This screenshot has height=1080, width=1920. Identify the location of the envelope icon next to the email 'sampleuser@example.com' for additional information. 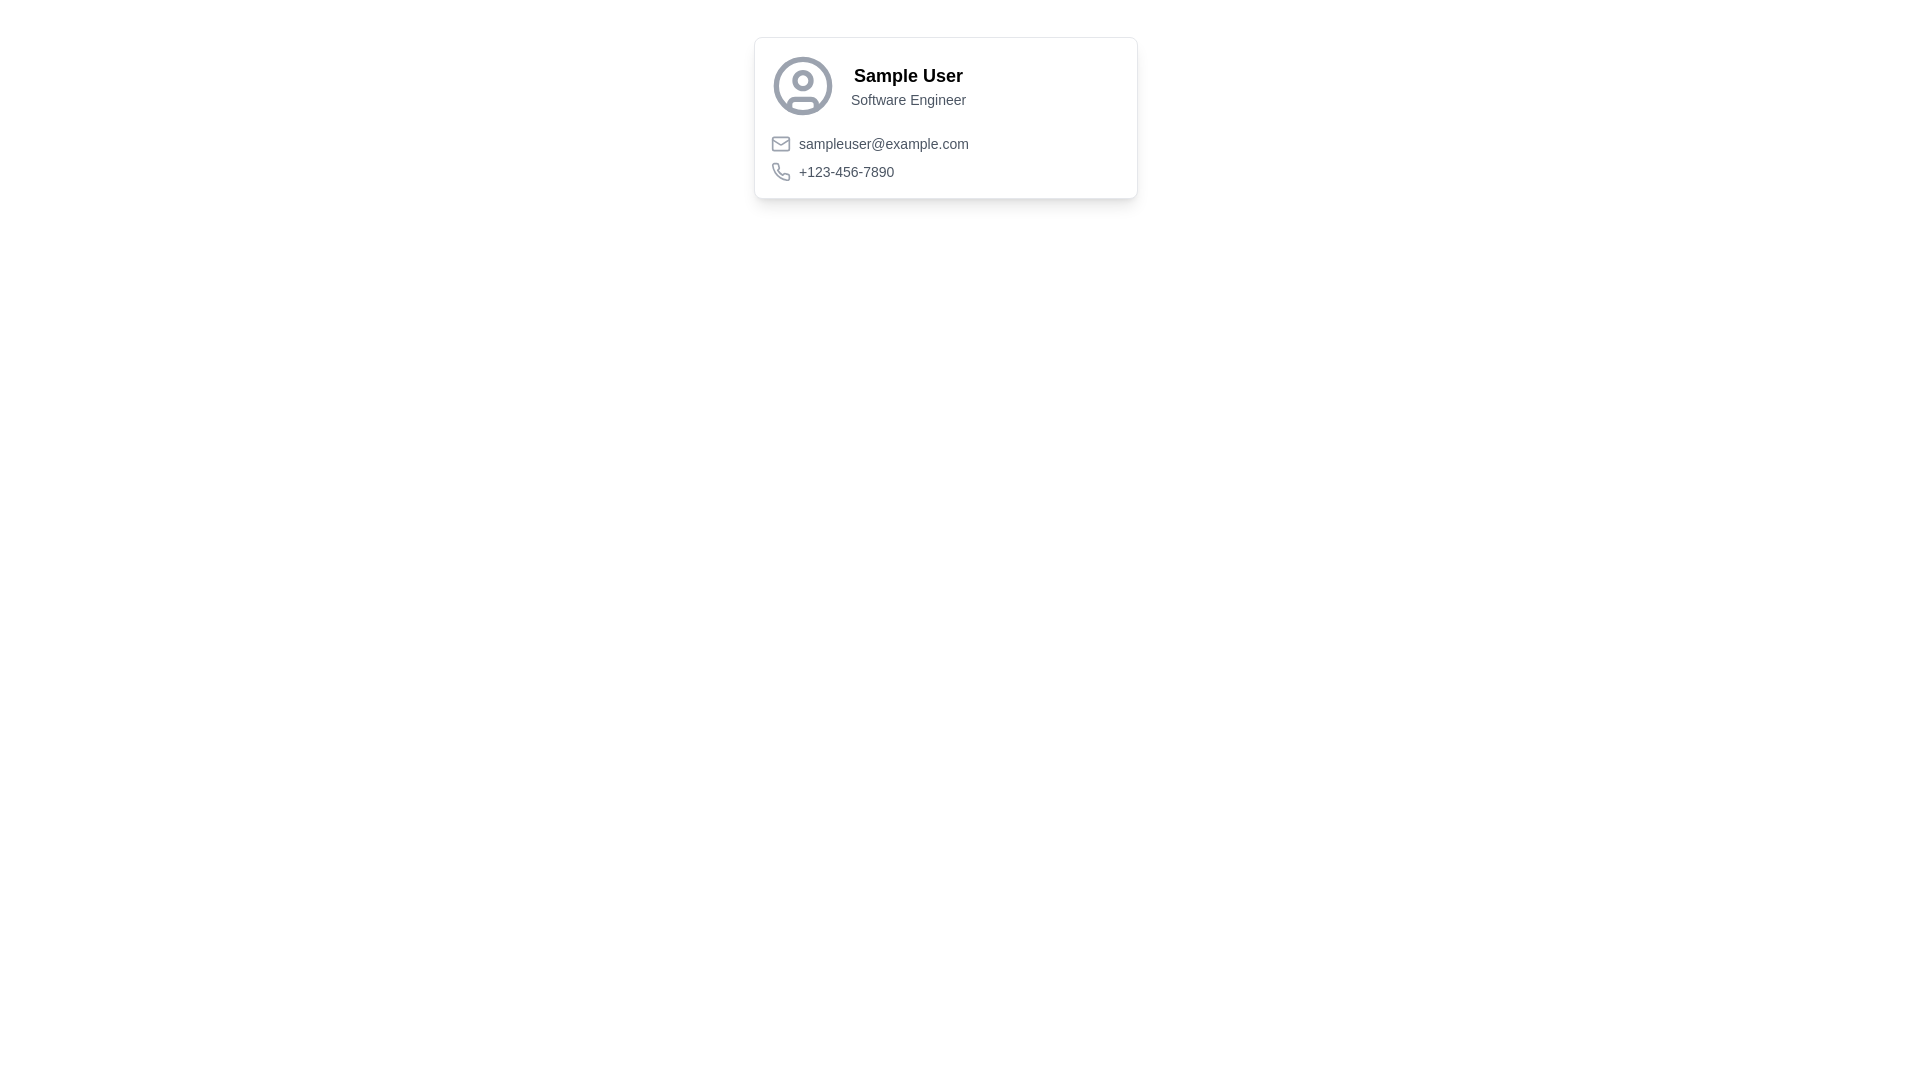
(944, 142).